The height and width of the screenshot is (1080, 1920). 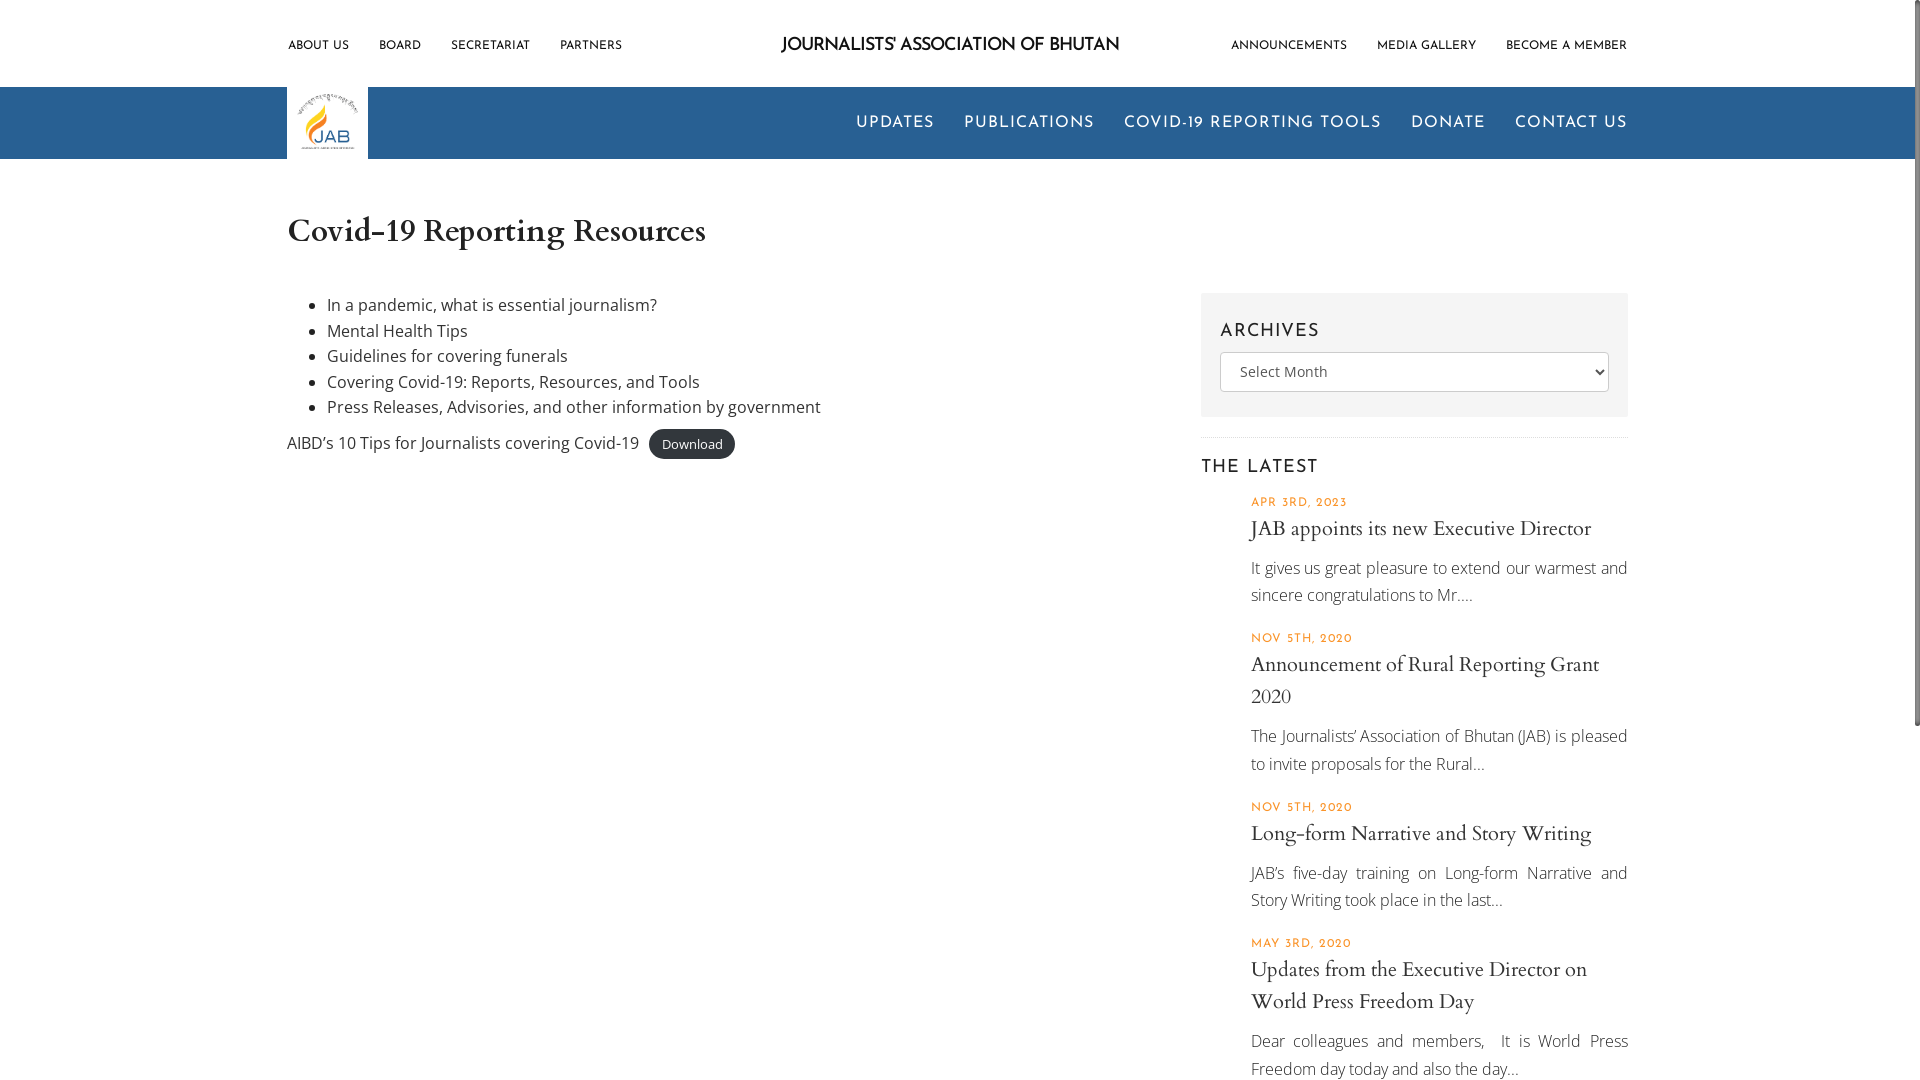 I want to click on 'CONTACT US', so click(x=1562, y=123).